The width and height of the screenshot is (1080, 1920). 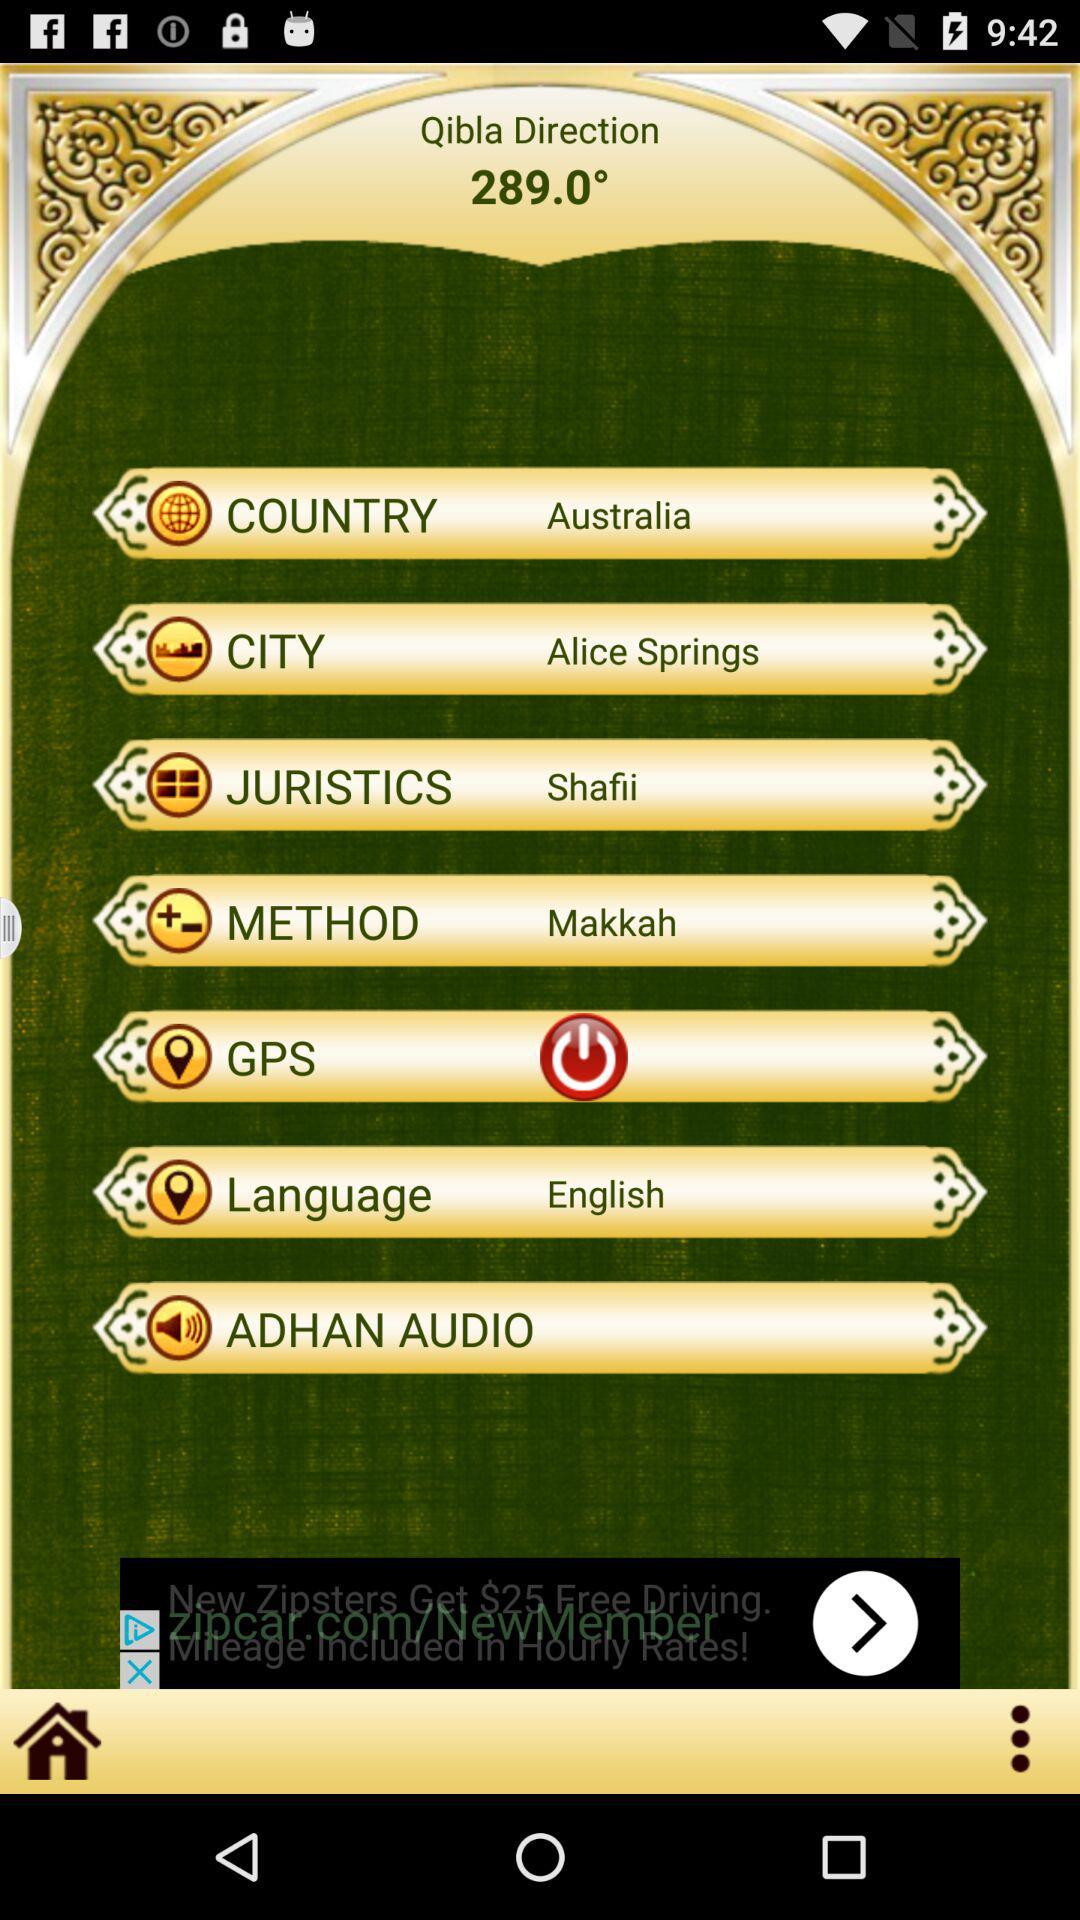 I want to click on go back, so click(x=23, y=927).